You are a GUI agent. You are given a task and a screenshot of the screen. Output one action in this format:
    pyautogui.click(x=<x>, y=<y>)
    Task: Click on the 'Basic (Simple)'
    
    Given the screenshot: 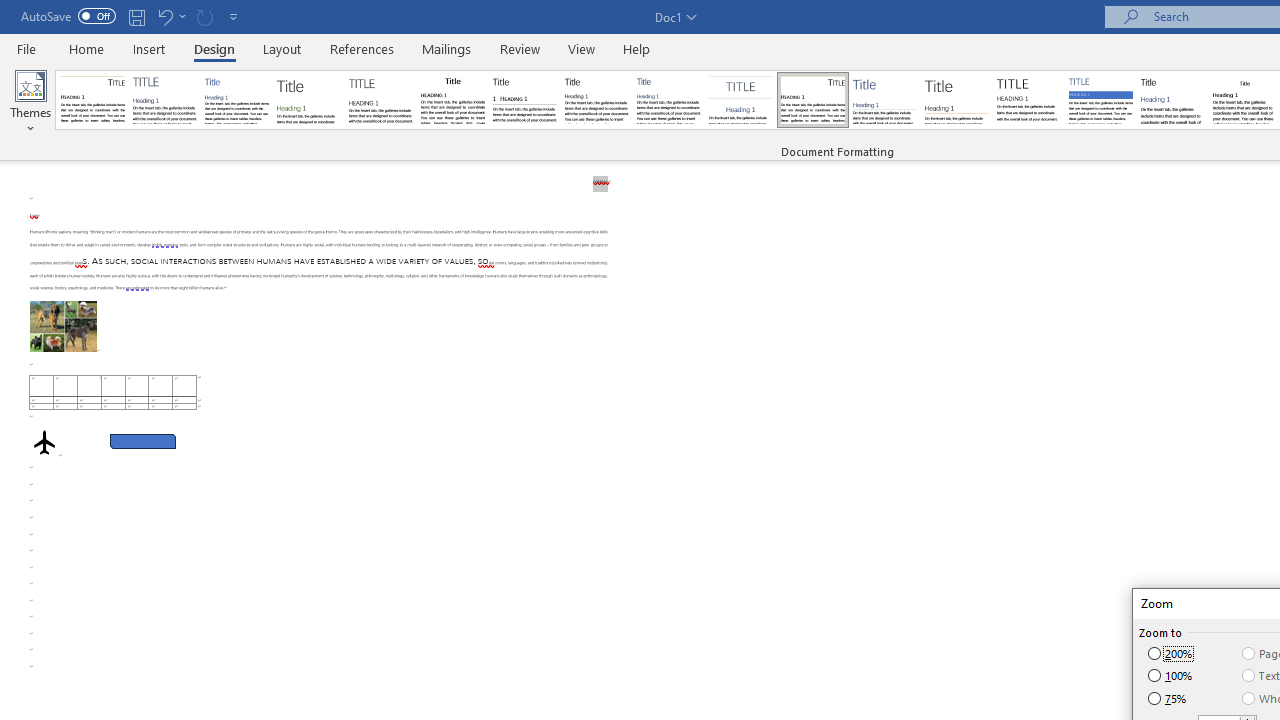 What is the action you would take?
    pyautogui.click(x=236, y=100)
    